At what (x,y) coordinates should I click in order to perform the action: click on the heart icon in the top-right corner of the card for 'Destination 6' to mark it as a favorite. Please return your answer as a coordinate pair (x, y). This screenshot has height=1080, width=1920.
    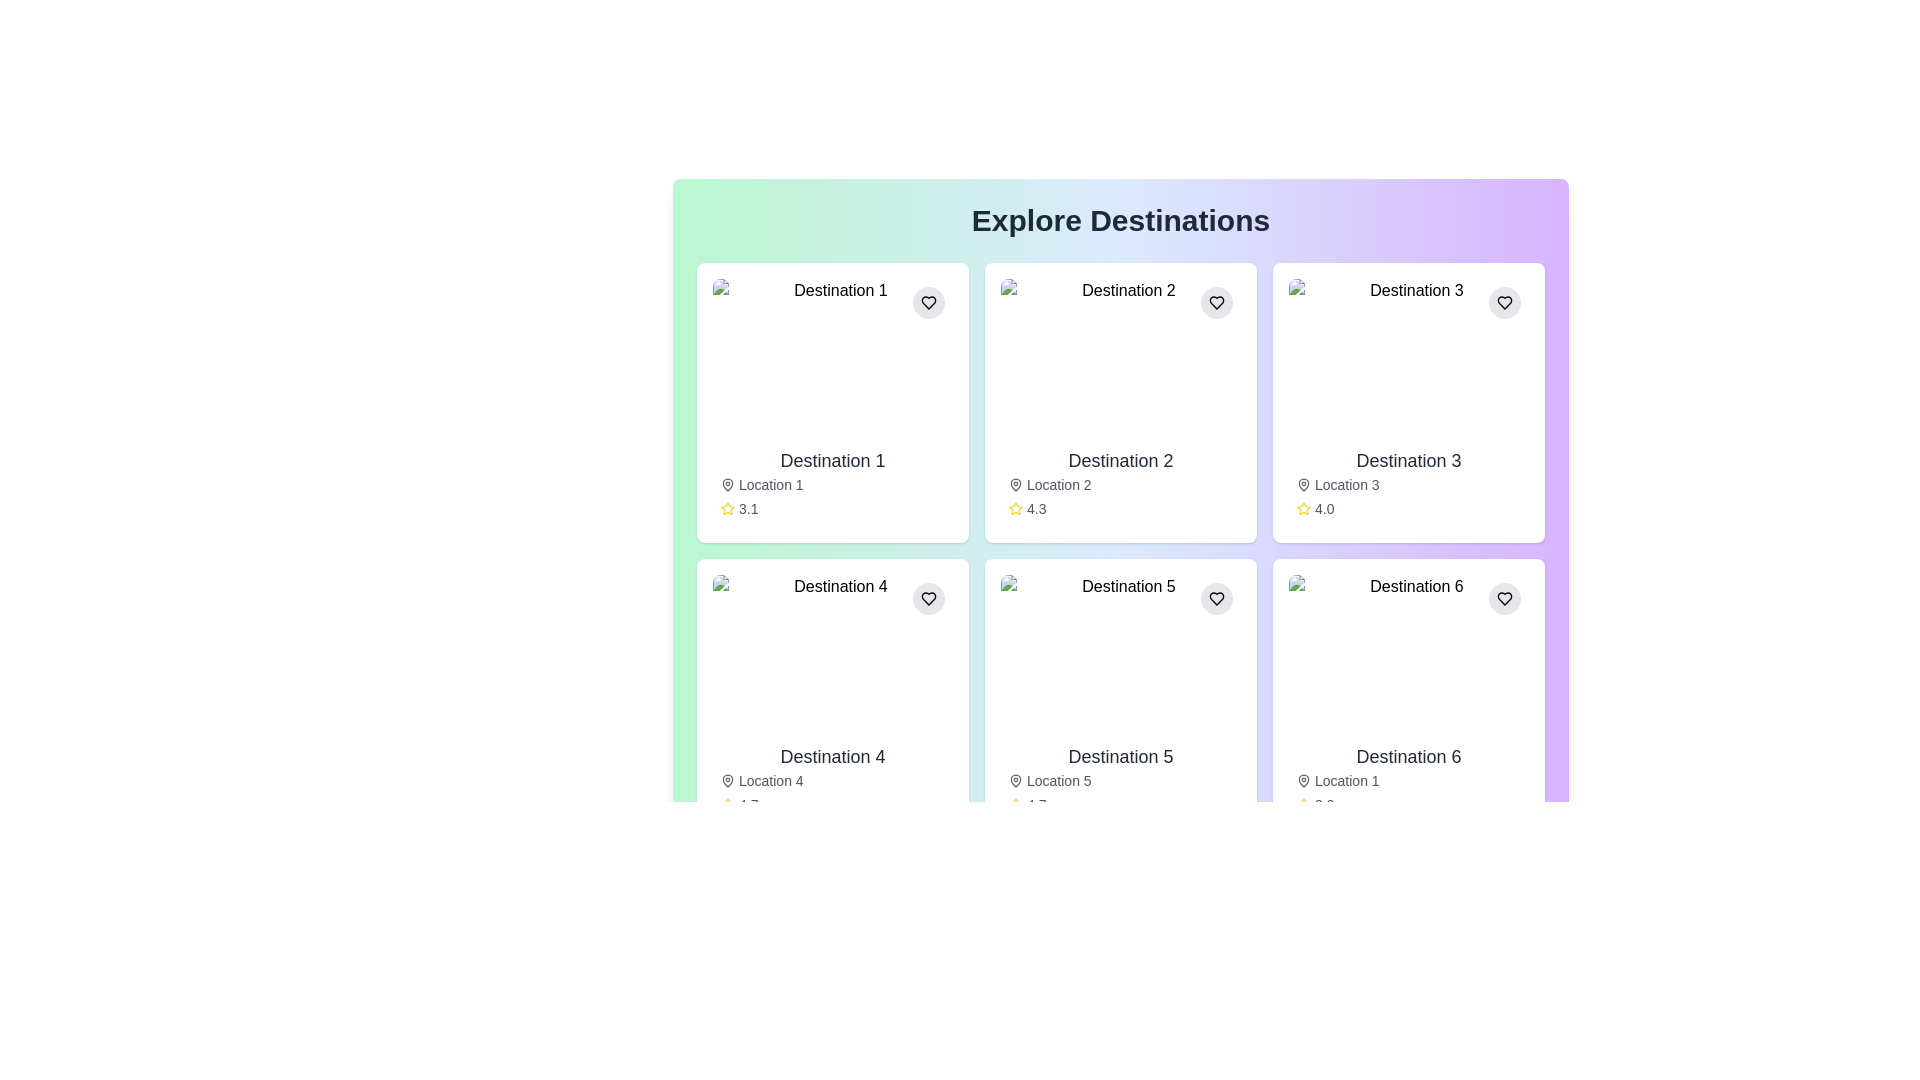
    Looking at the image, I should click on (1505, 597).